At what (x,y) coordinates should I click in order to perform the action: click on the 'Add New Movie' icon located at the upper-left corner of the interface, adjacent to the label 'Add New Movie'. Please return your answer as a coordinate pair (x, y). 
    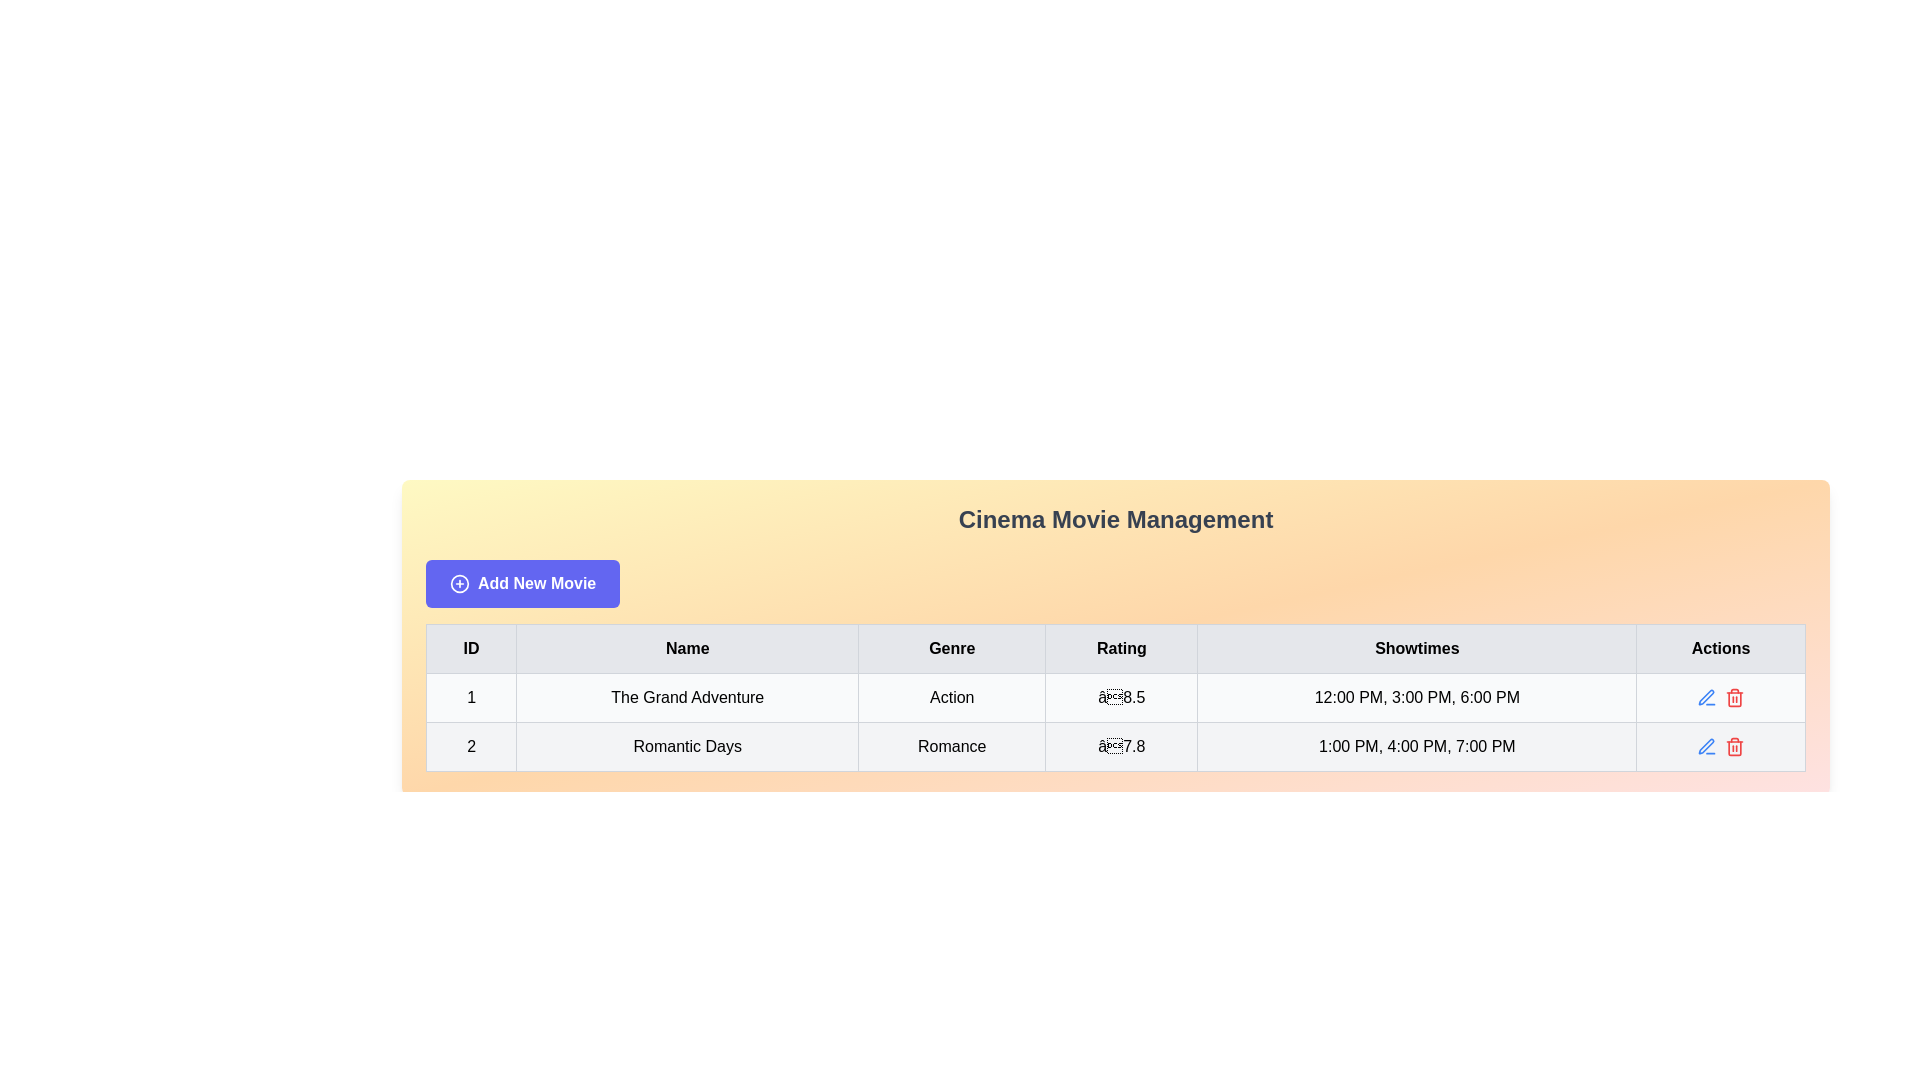
    Looking at the image, I should click on (459, 583).